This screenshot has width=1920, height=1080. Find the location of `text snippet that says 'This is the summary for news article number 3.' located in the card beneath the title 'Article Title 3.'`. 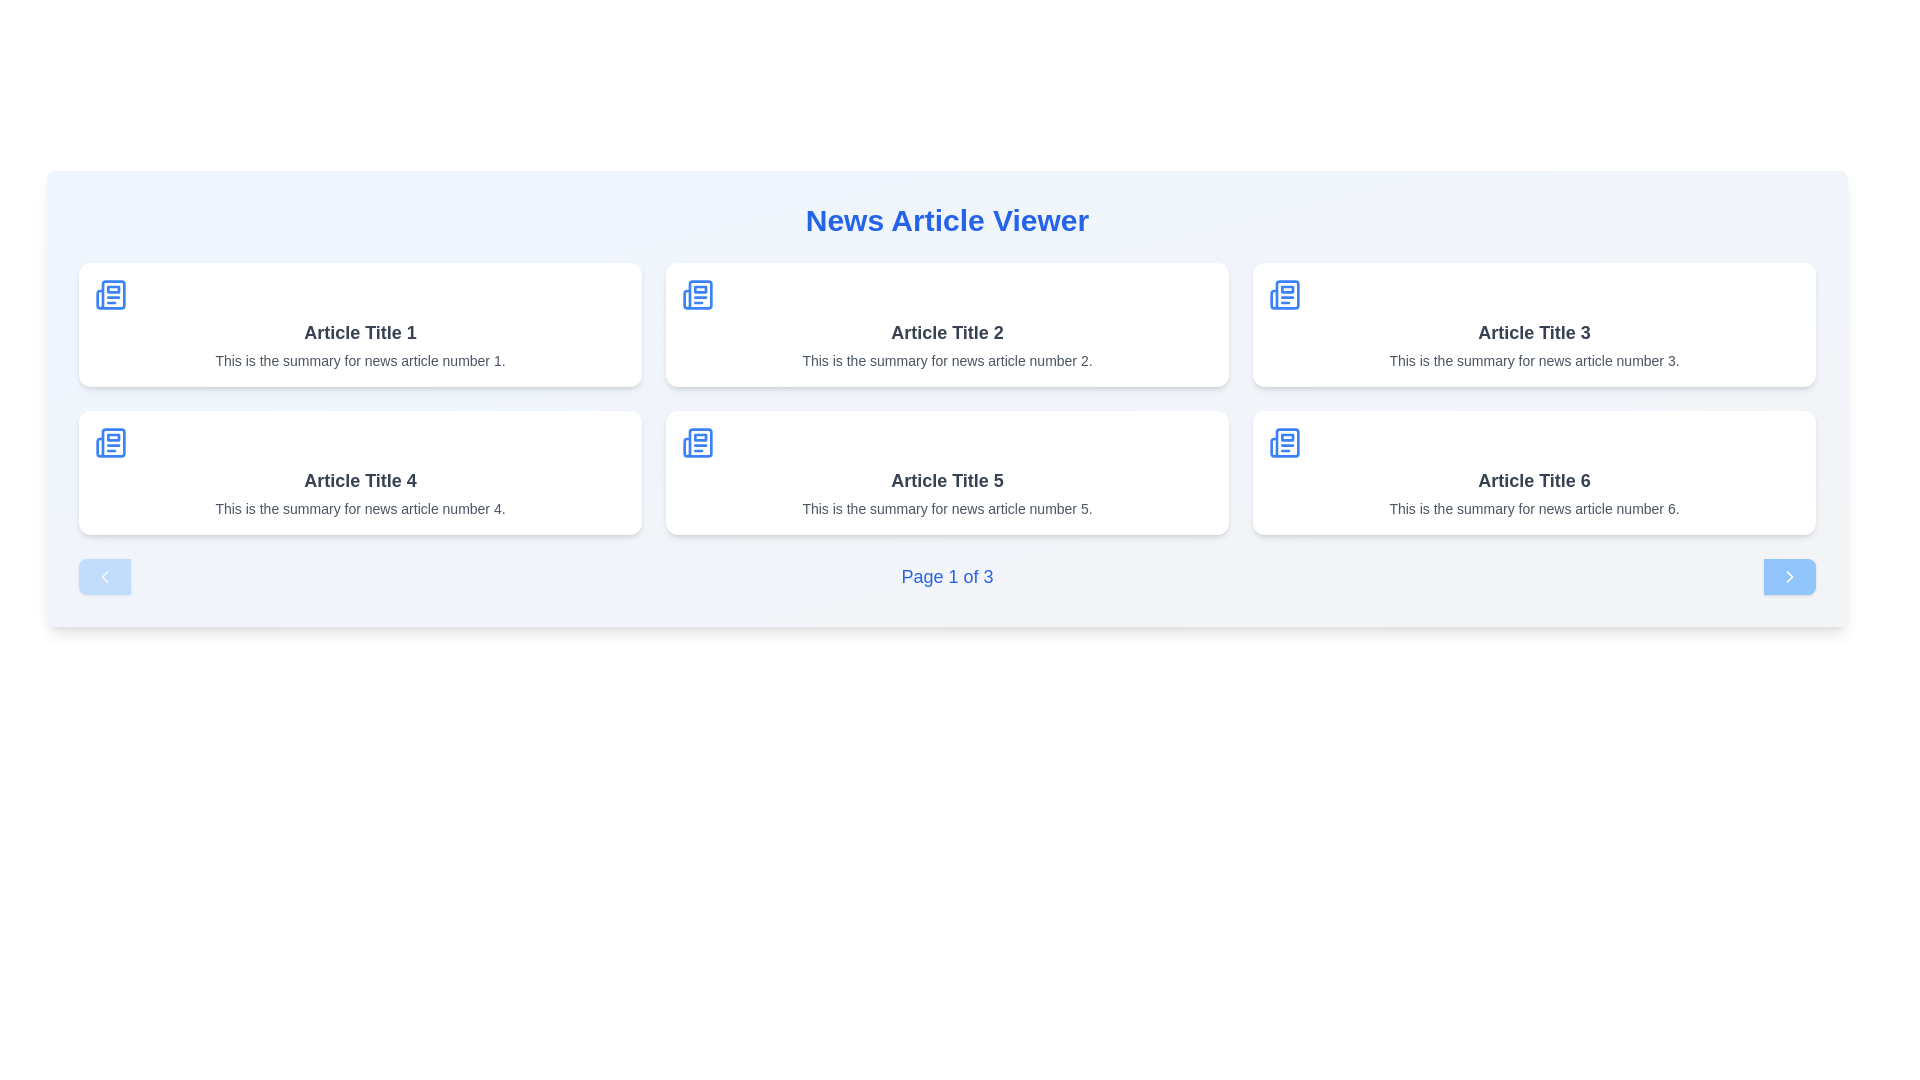

text snippet that says 'This is the summary for news article number 3.' located in the card beneath the title 'Article Title 3.' is located at coordinates (1533, 361).